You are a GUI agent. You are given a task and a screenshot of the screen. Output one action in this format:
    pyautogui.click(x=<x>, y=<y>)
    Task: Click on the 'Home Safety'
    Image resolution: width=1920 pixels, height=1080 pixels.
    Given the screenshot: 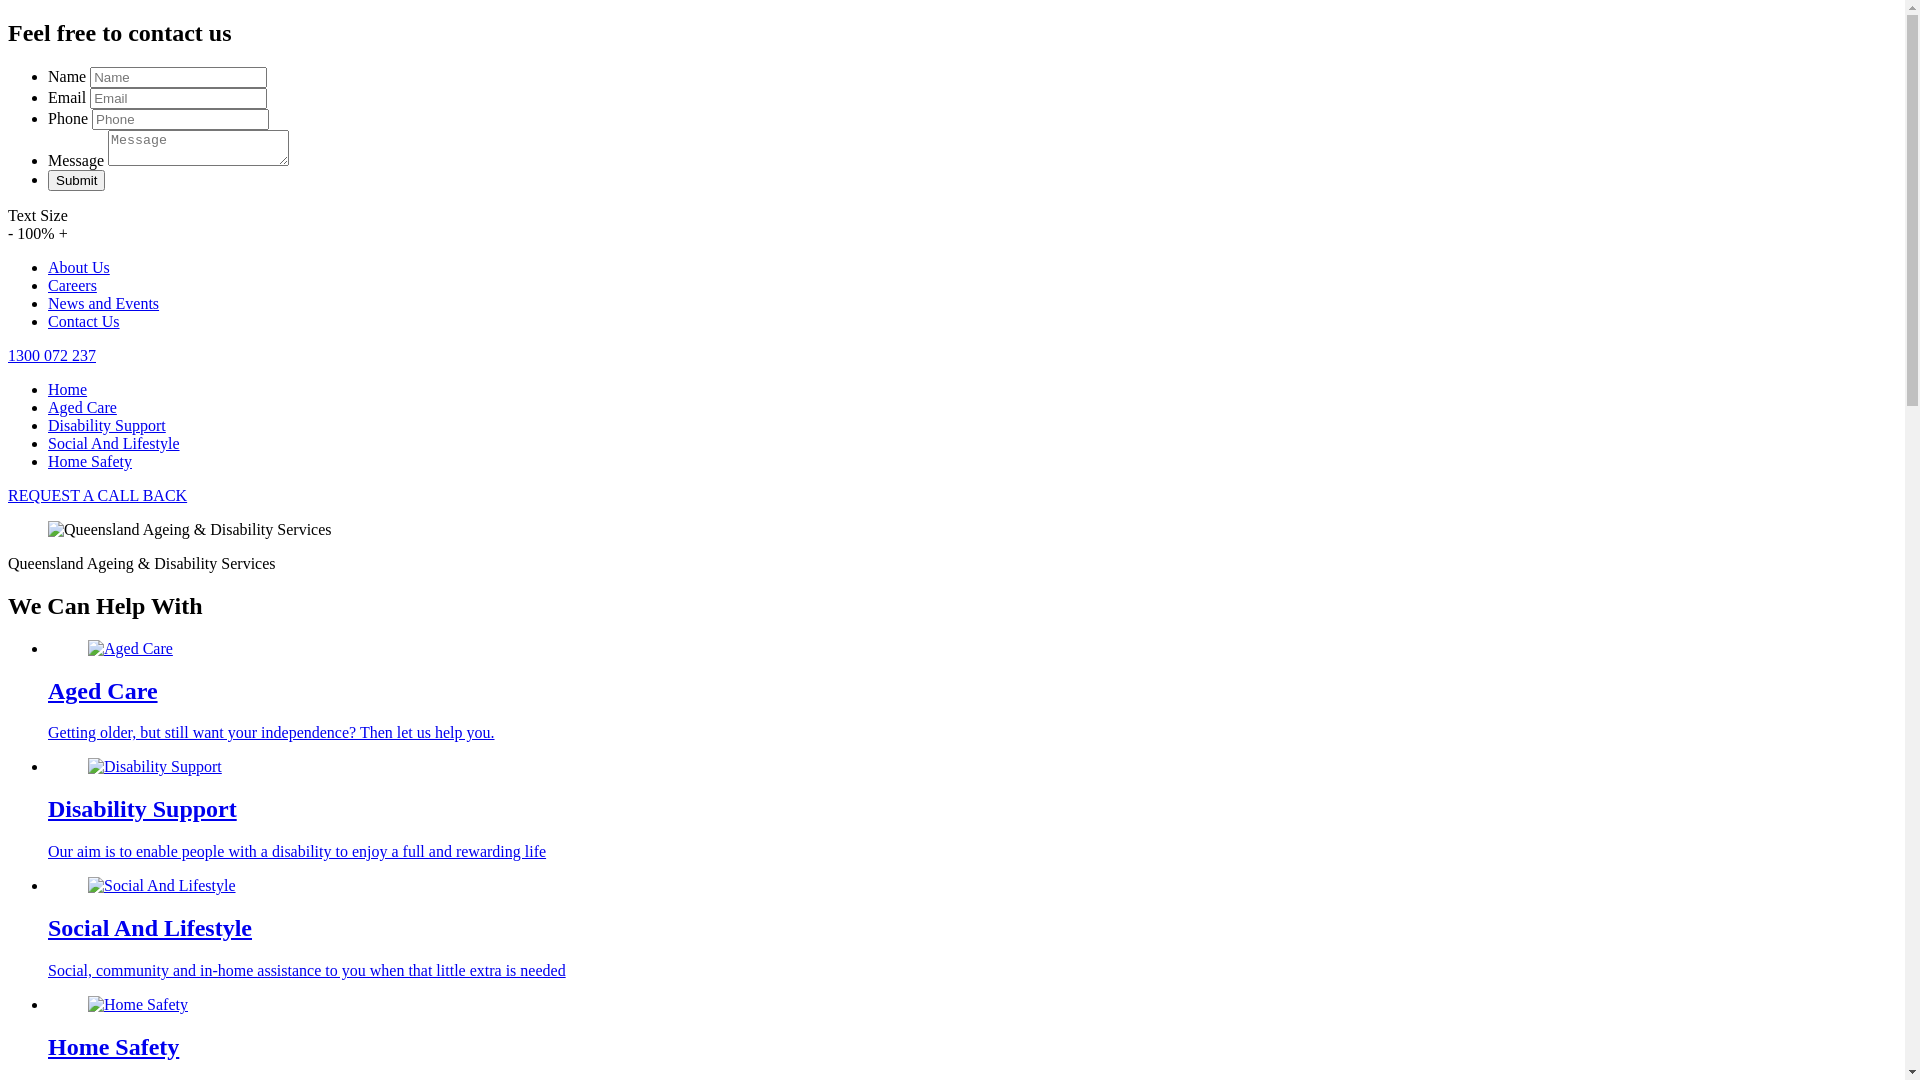 What is the action you would take?
    pyautogui.click(x=48, y=461)
    